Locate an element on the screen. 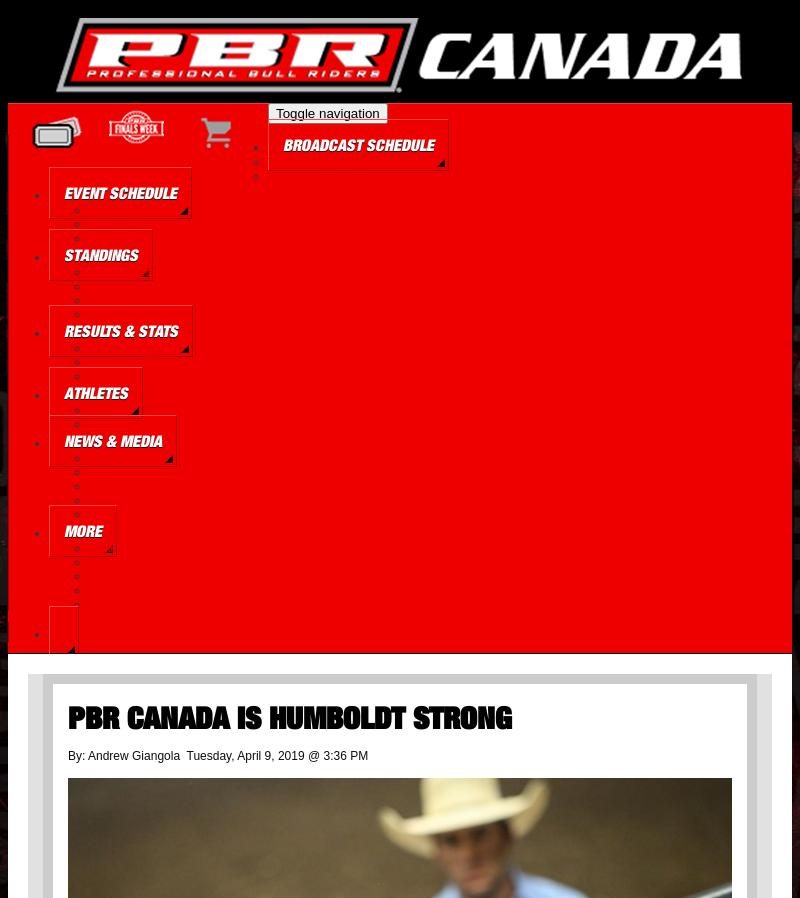  'Bulls' is located at coordinates (98, 424).